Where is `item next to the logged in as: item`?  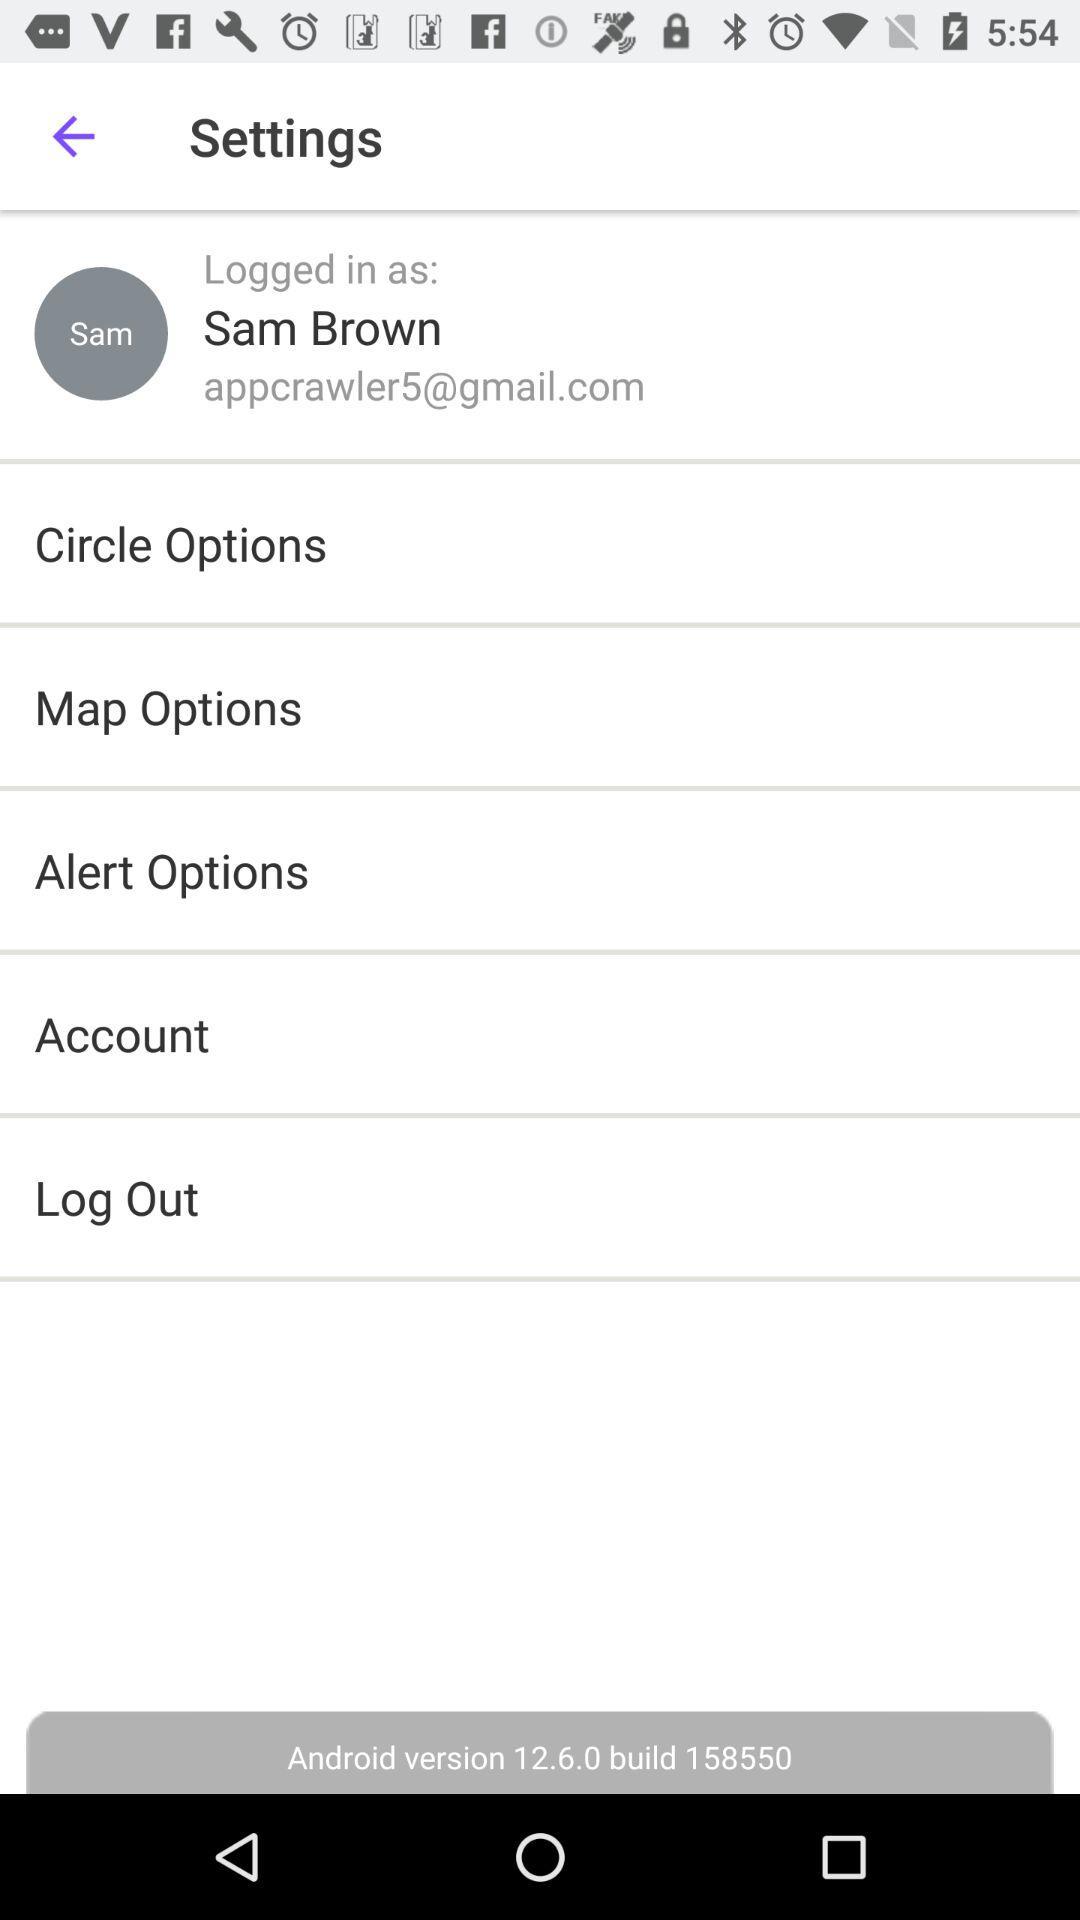 item next to the logged in as: item is located at coordinates (101, 334).